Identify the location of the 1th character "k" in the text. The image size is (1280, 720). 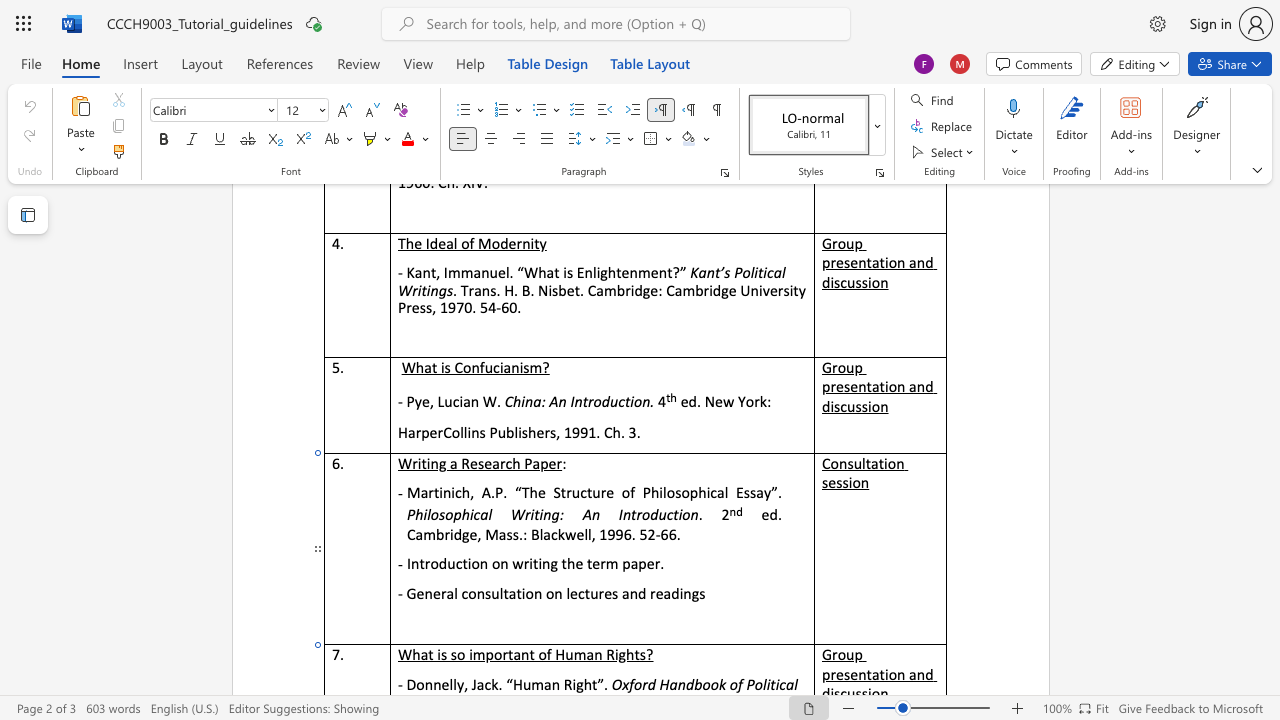
(494, 683).